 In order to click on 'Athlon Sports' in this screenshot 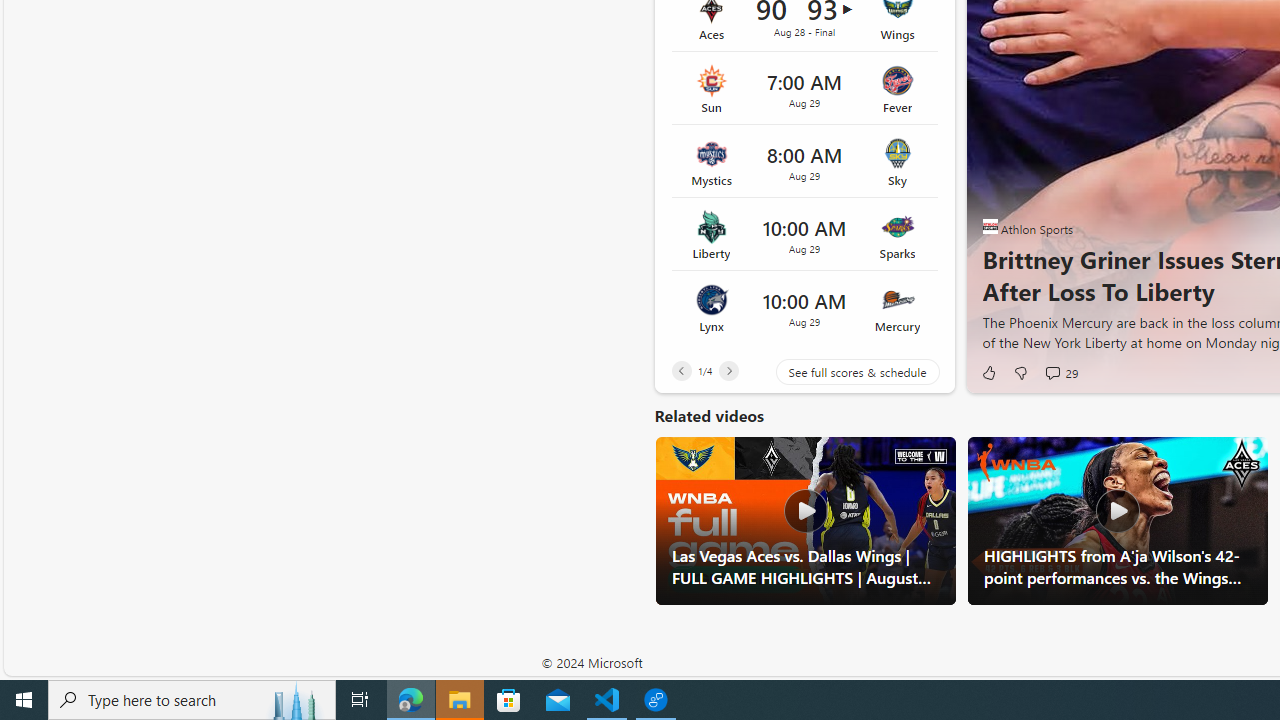, I will do `click(990, 225)`.